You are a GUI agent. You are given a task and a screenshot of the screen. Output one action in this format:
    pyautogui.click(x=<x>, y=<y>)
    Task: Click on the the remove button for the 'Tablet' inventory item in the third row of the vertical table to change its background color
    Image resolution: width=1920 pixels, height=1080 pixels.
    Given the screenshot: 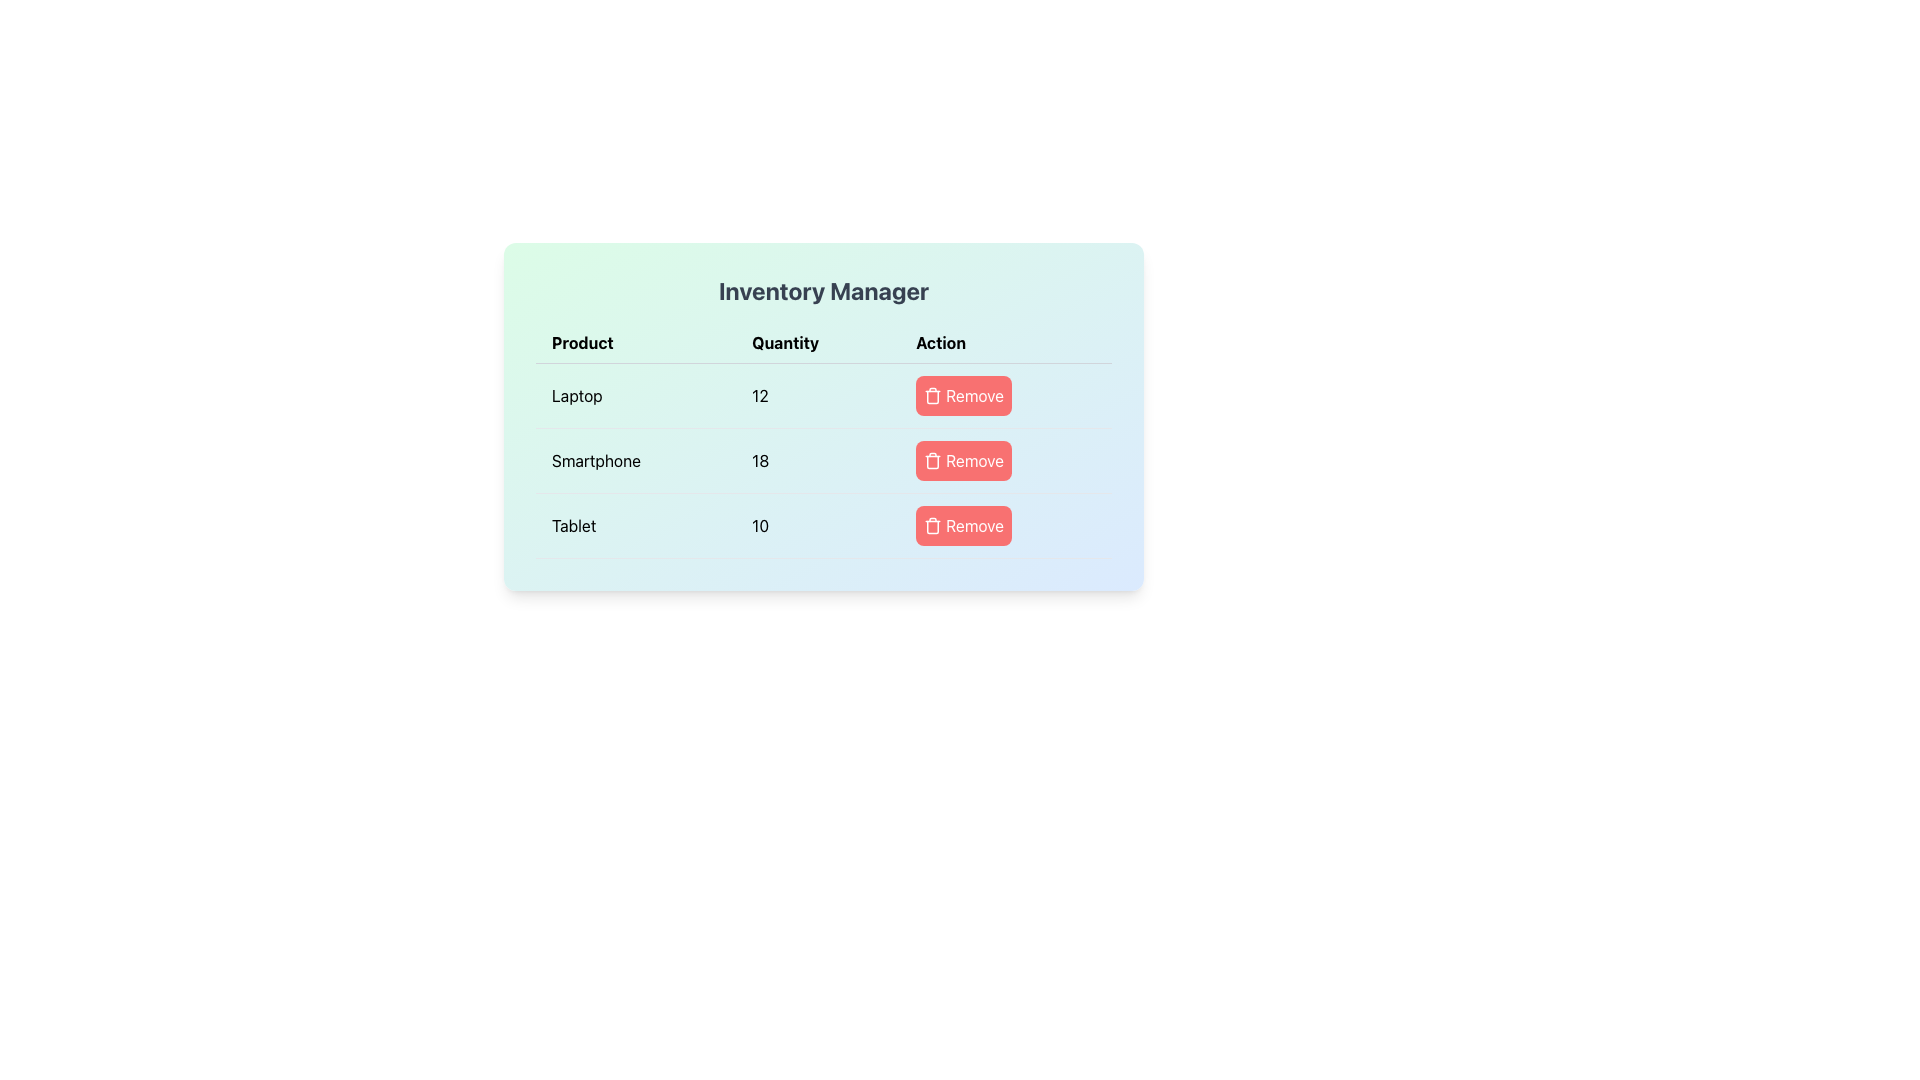 What is the action you would take?
    pyautogui.click(x=1006, y=524)
    